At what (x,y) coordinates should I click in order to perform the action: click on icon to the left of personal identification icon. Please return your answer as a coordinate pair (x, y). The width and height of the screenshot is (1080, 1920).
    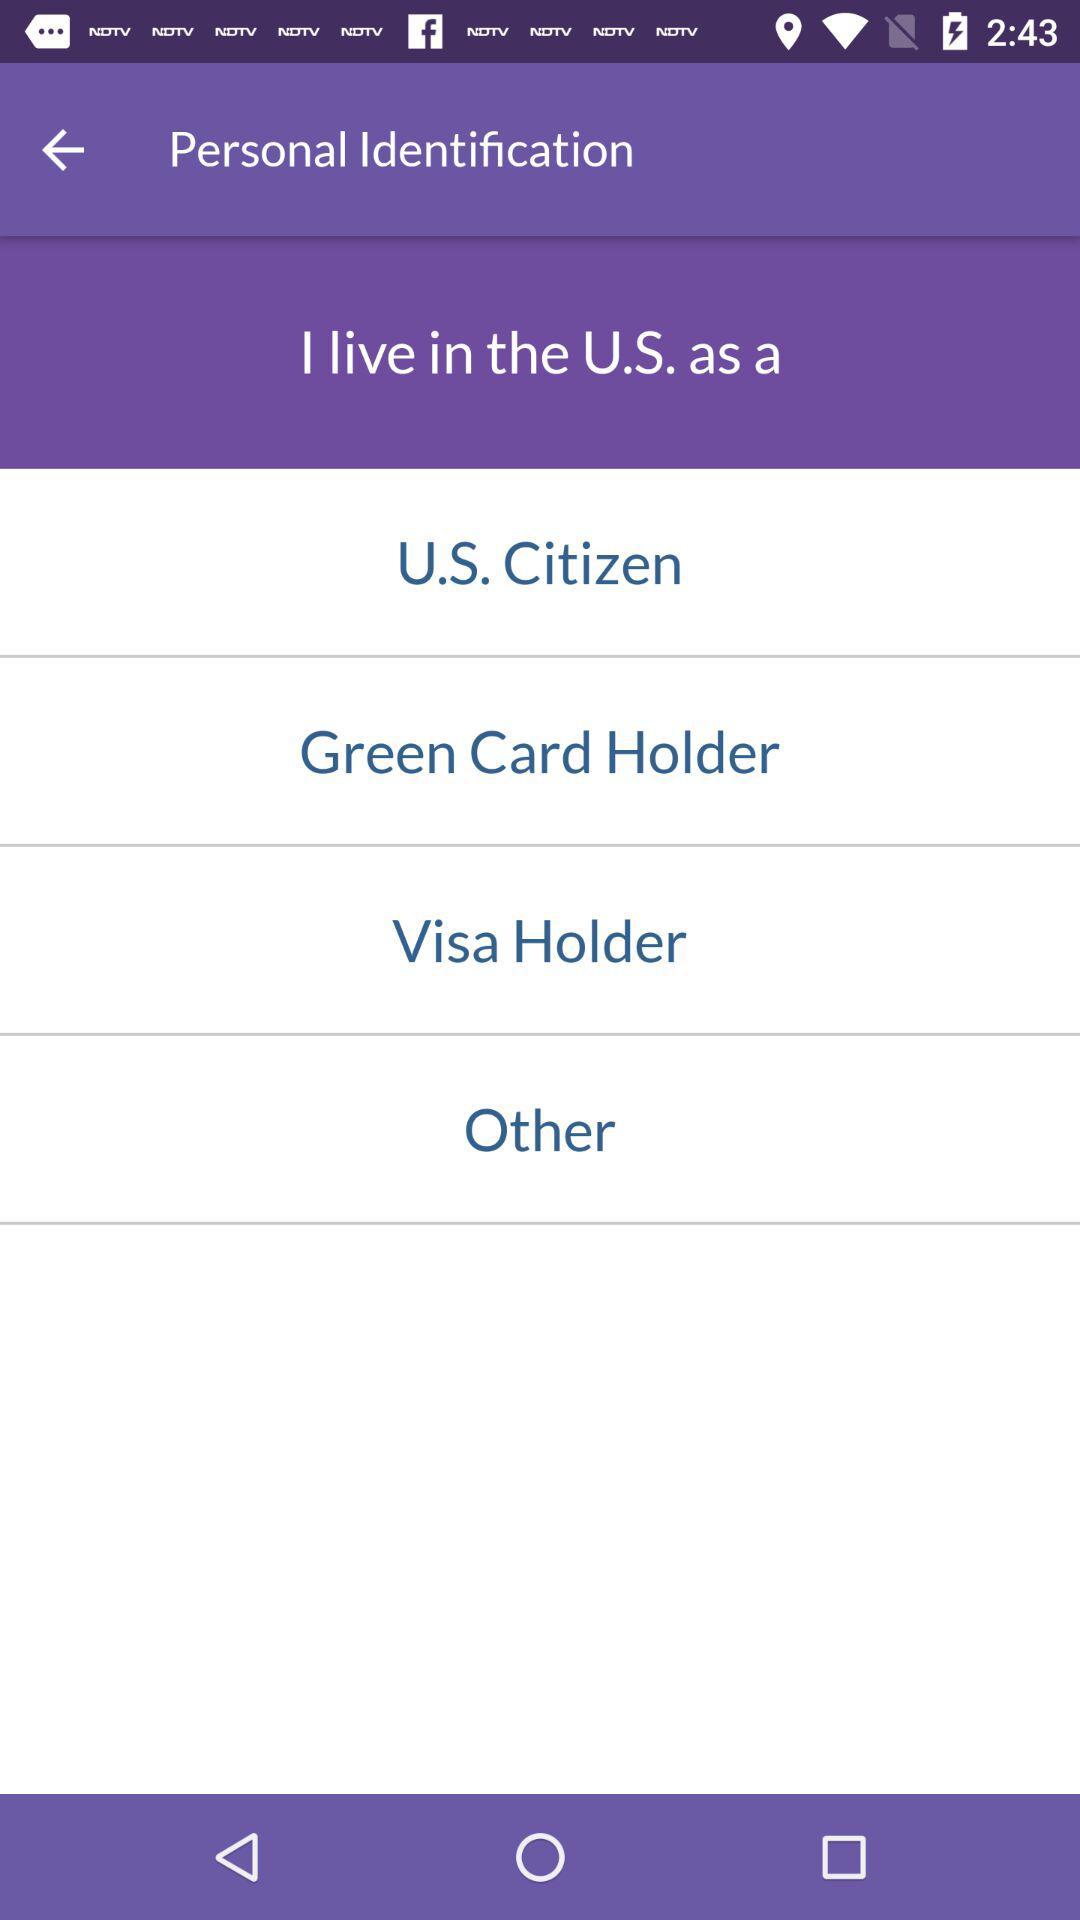
    Looking at the image, I should click on (61, 148).